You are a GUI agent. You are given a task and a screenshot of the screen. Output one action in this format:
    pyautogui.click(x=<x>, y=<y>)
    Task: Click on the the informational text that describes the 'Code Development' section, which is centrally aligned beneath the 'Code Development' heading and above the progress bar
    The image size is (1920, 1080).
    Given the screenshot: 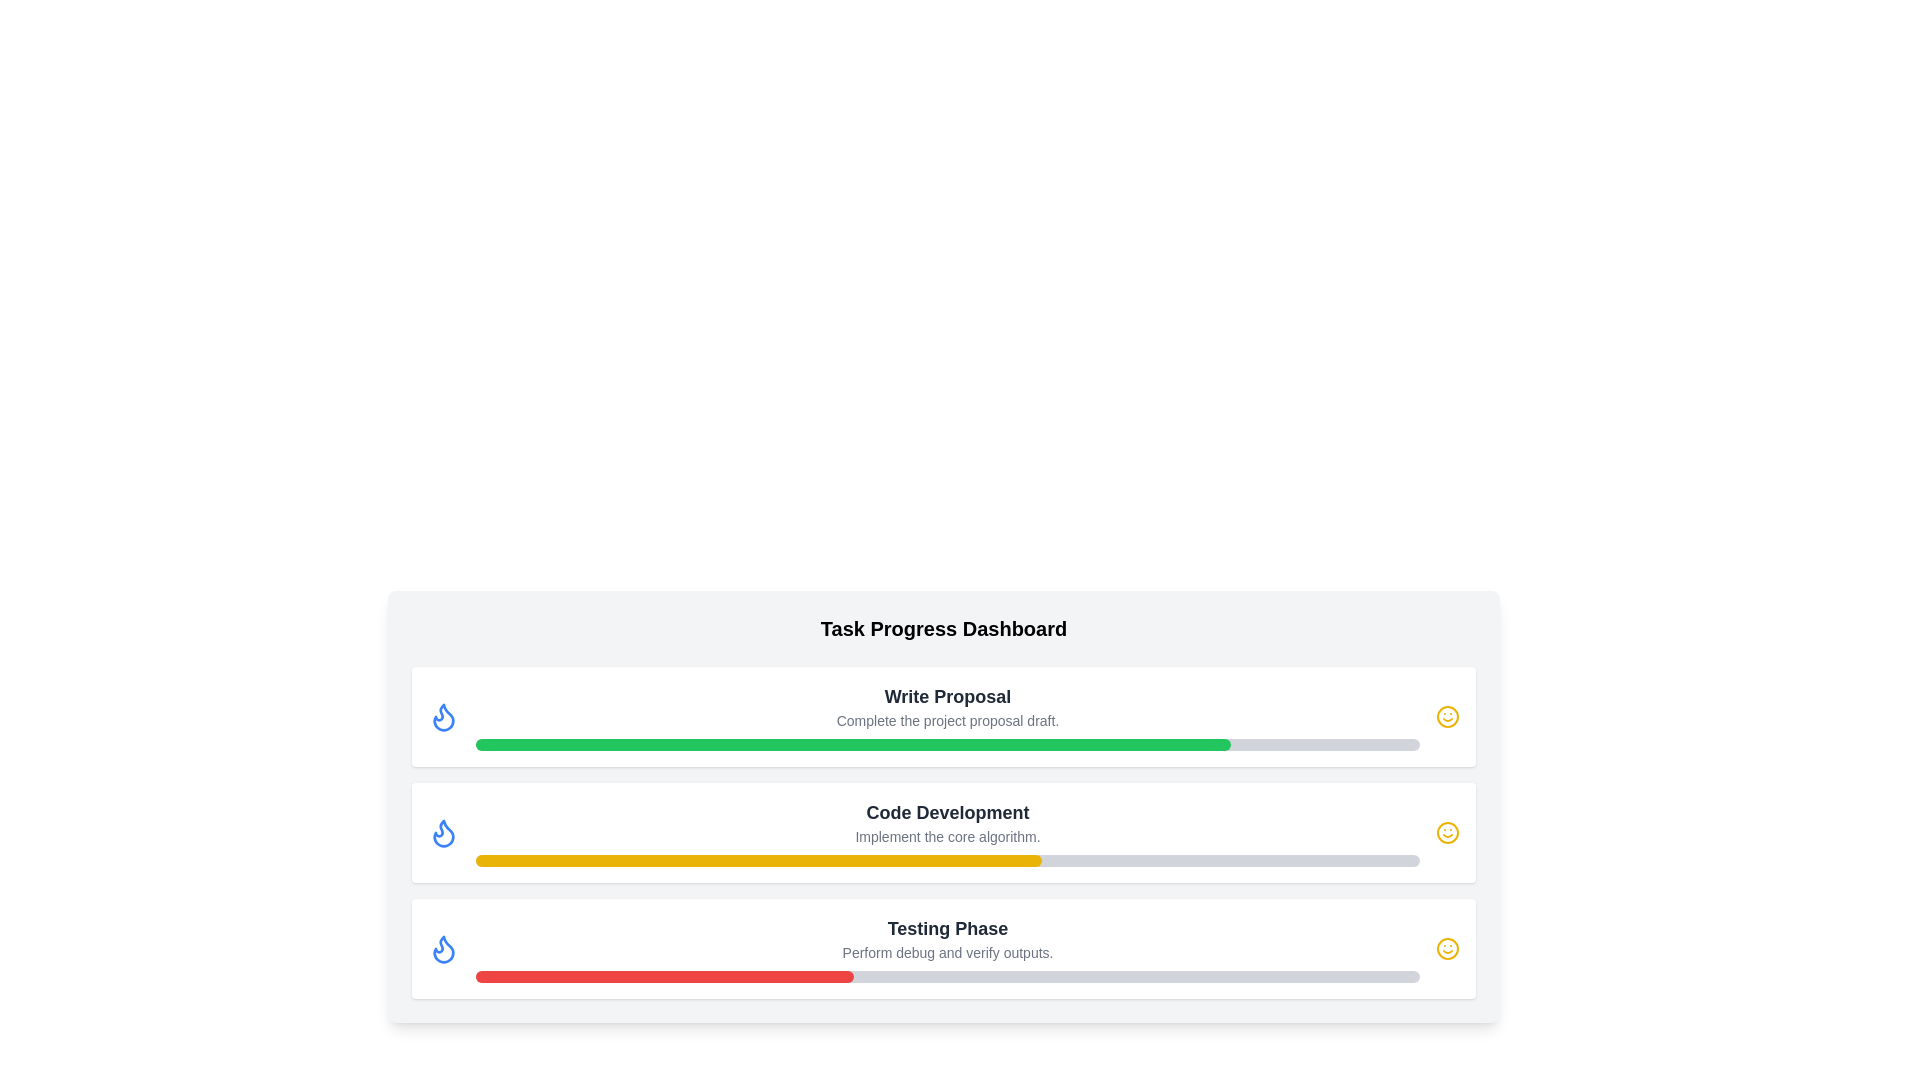 What is the action you would take?
    pyautogui.click(x=947, y=837)
    